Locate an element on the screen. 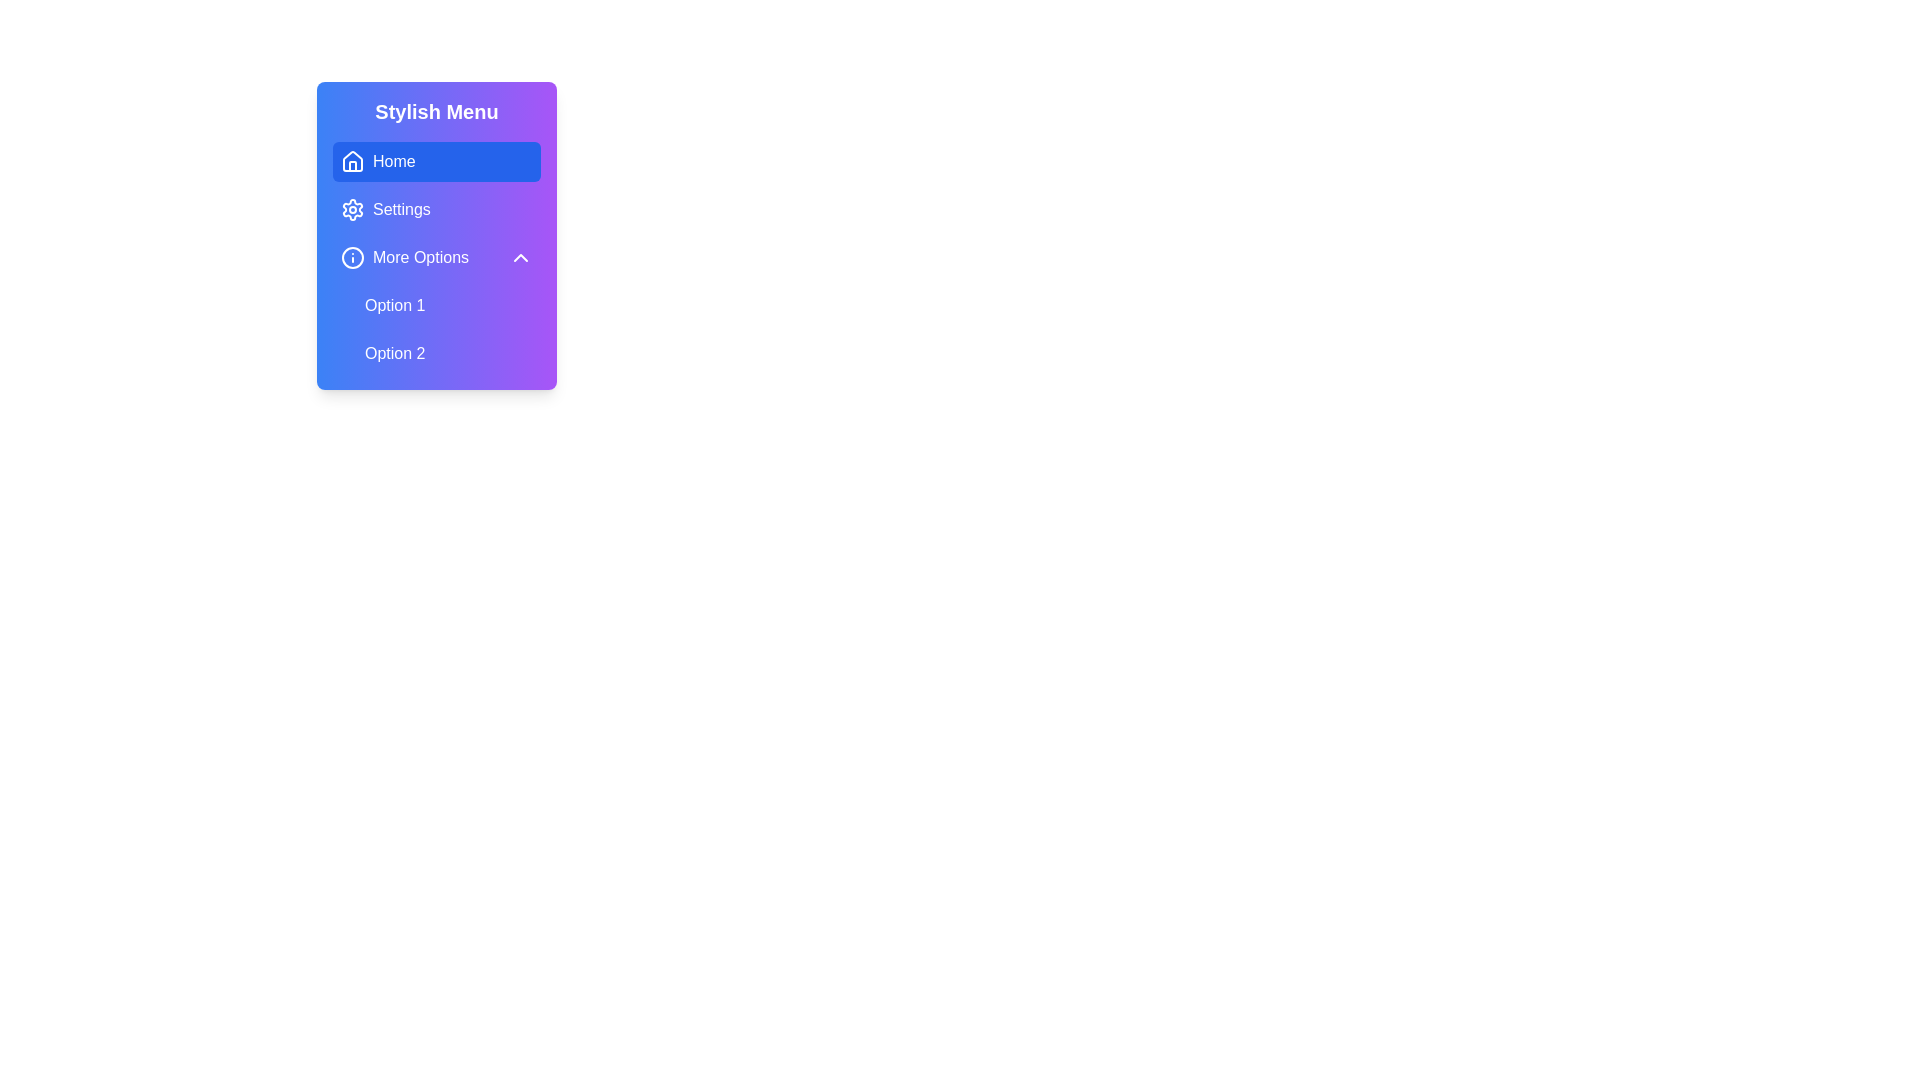 The image size is (1920, 1080). the SVG Circle that indicates the 'More Options' section of the menu, enhancing recognition and assisting interaction is located at coordinates (353, 257).